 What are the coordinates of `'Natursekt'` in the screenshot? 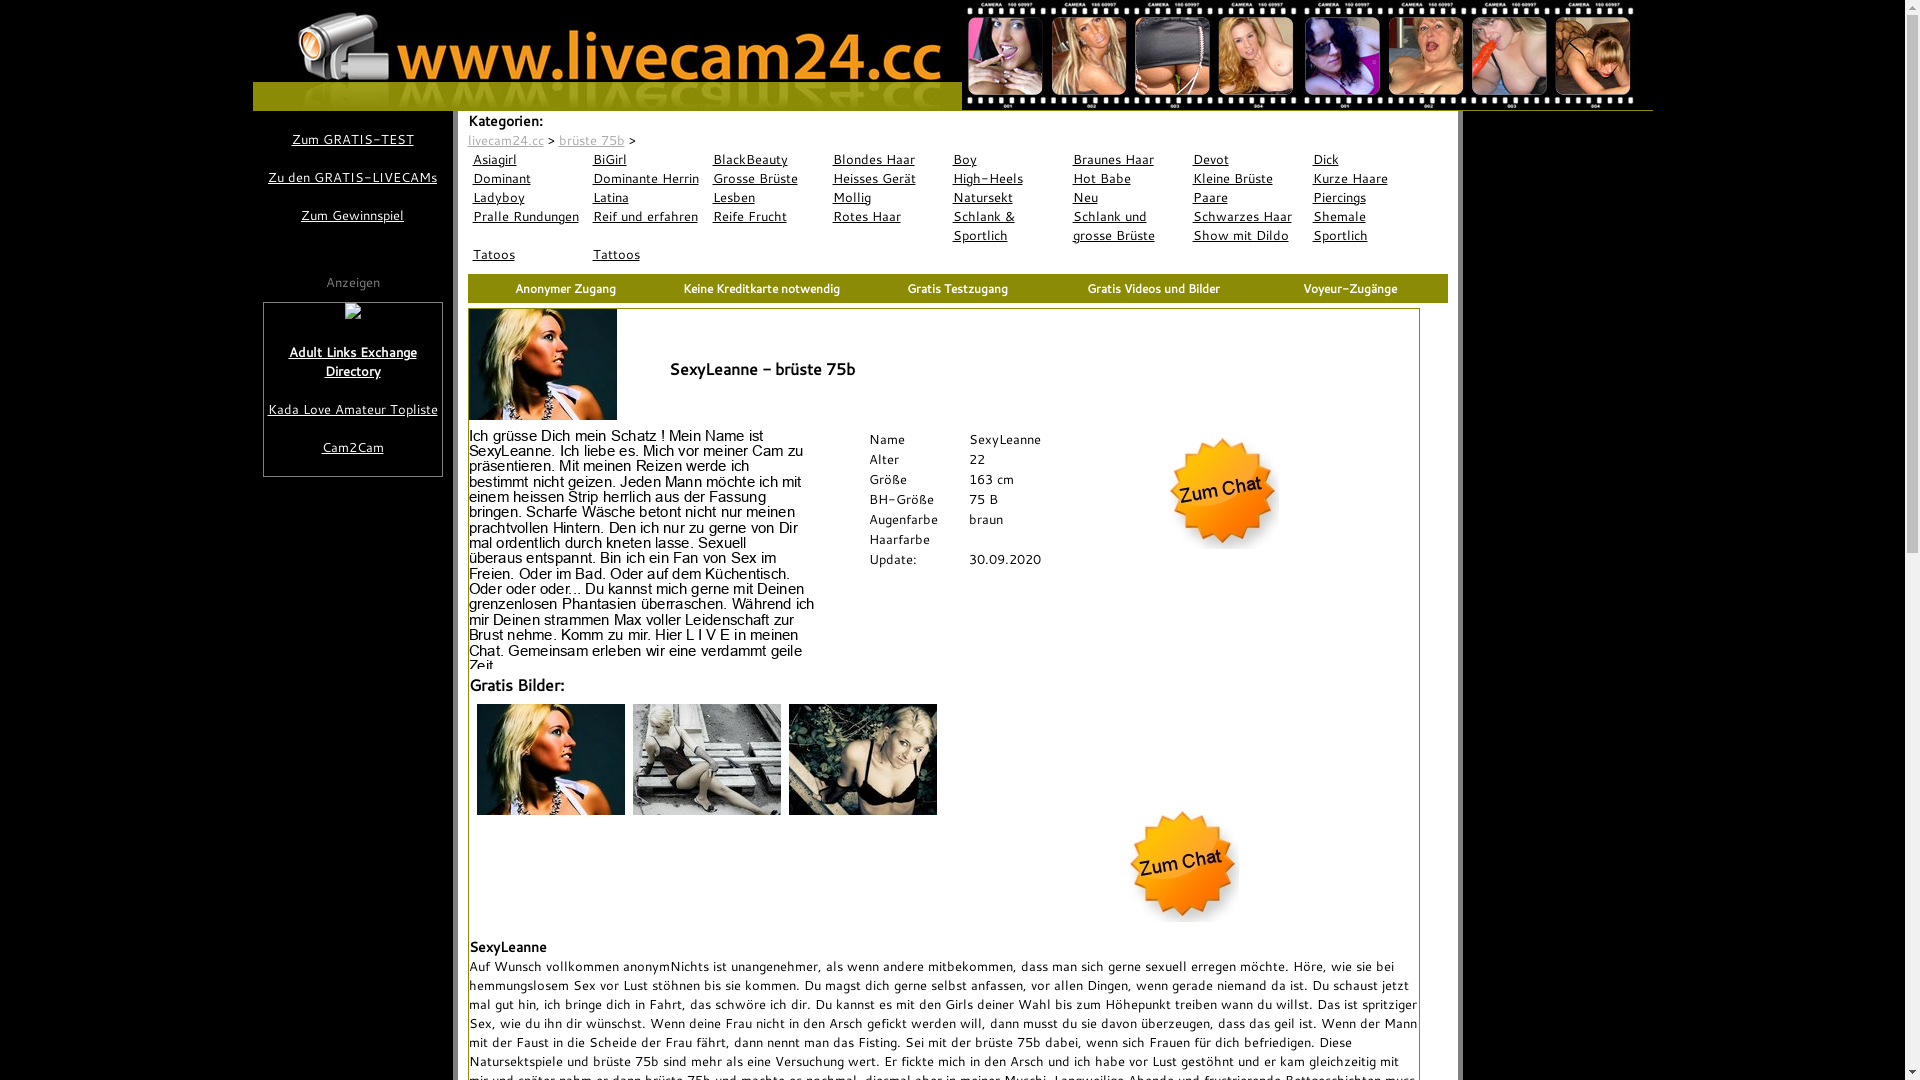 It's located at (1008, 197).